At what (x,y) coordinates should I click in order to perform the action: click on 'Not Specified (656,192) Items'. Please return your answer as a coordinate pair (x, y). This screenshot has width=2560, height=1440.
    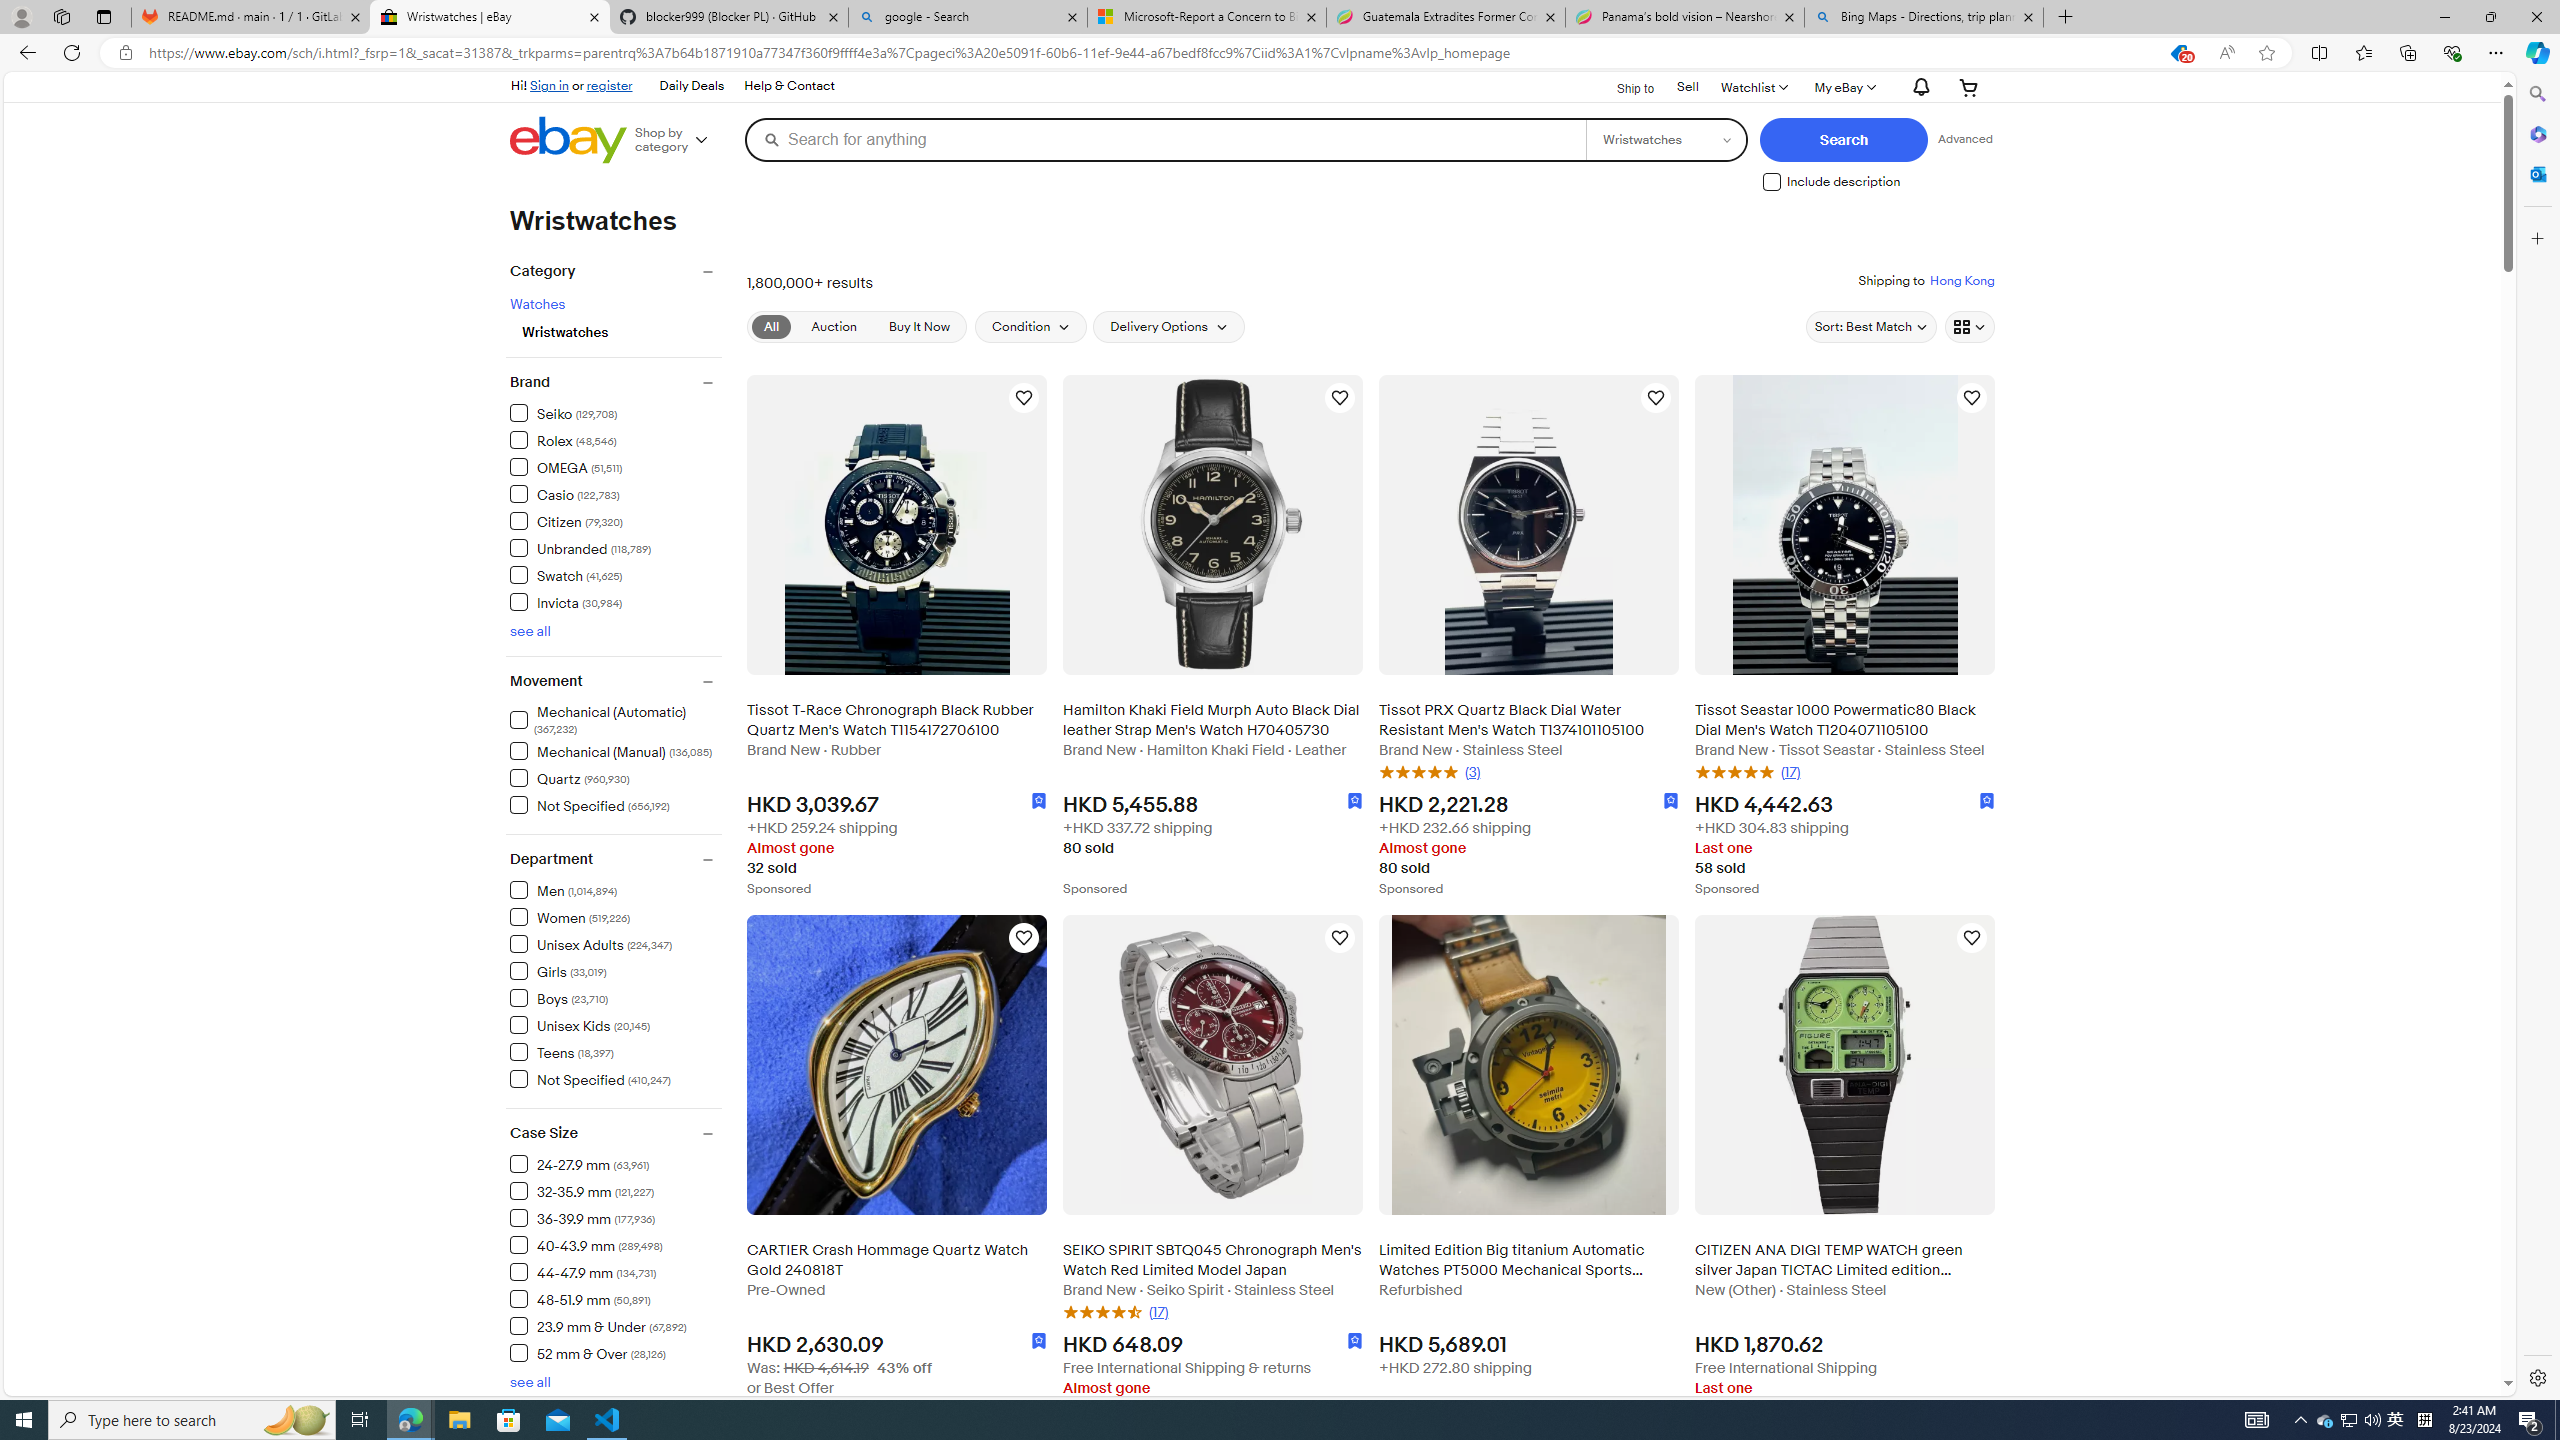
    Looking at the image, I should click on (590, 804).